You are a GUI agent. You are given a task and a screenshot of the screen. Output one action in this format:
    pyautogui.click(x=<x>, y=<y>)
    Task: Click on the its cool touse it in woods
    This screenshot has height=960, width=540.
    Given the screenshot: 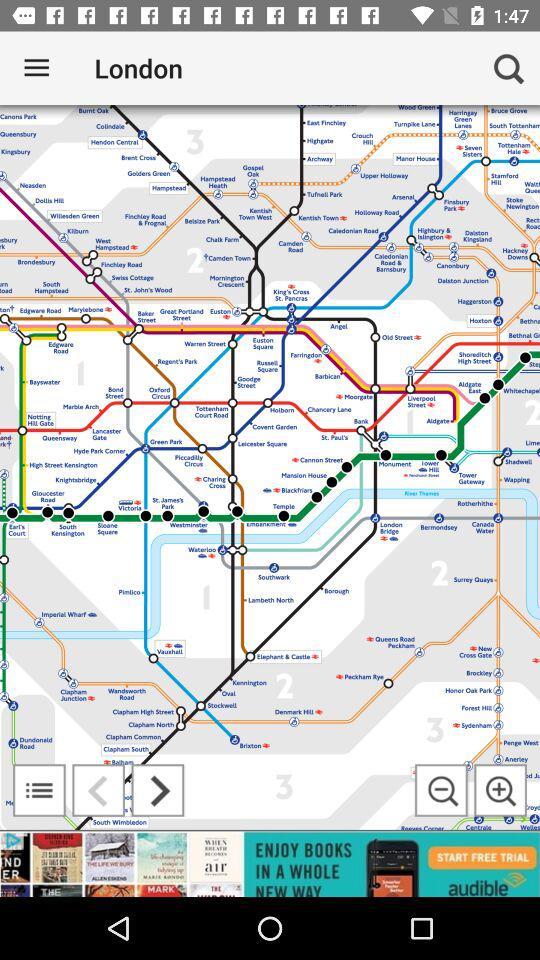 What is the action you would take?
    pyautogui.click(x=441, y=790)
    